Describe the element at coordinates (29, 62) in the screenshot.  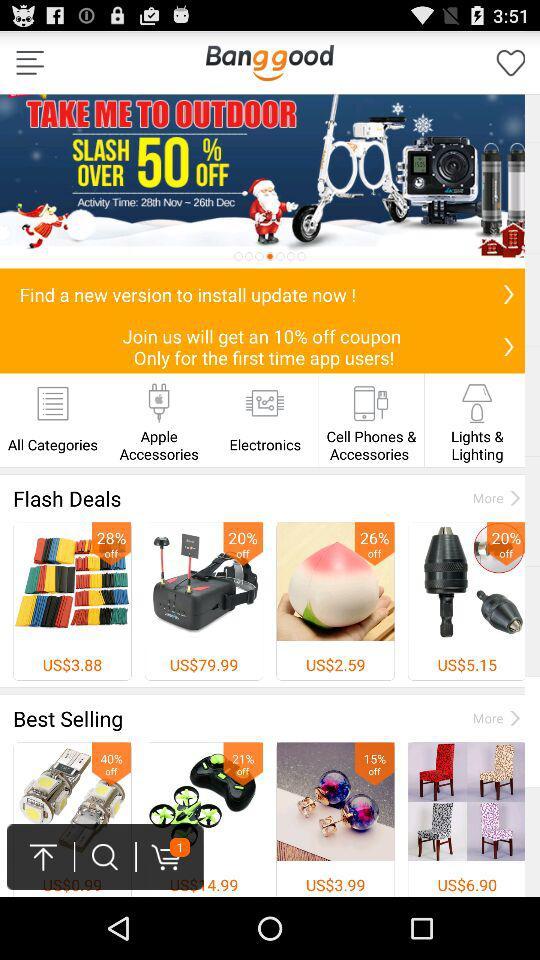
I see `menu options` at that location.